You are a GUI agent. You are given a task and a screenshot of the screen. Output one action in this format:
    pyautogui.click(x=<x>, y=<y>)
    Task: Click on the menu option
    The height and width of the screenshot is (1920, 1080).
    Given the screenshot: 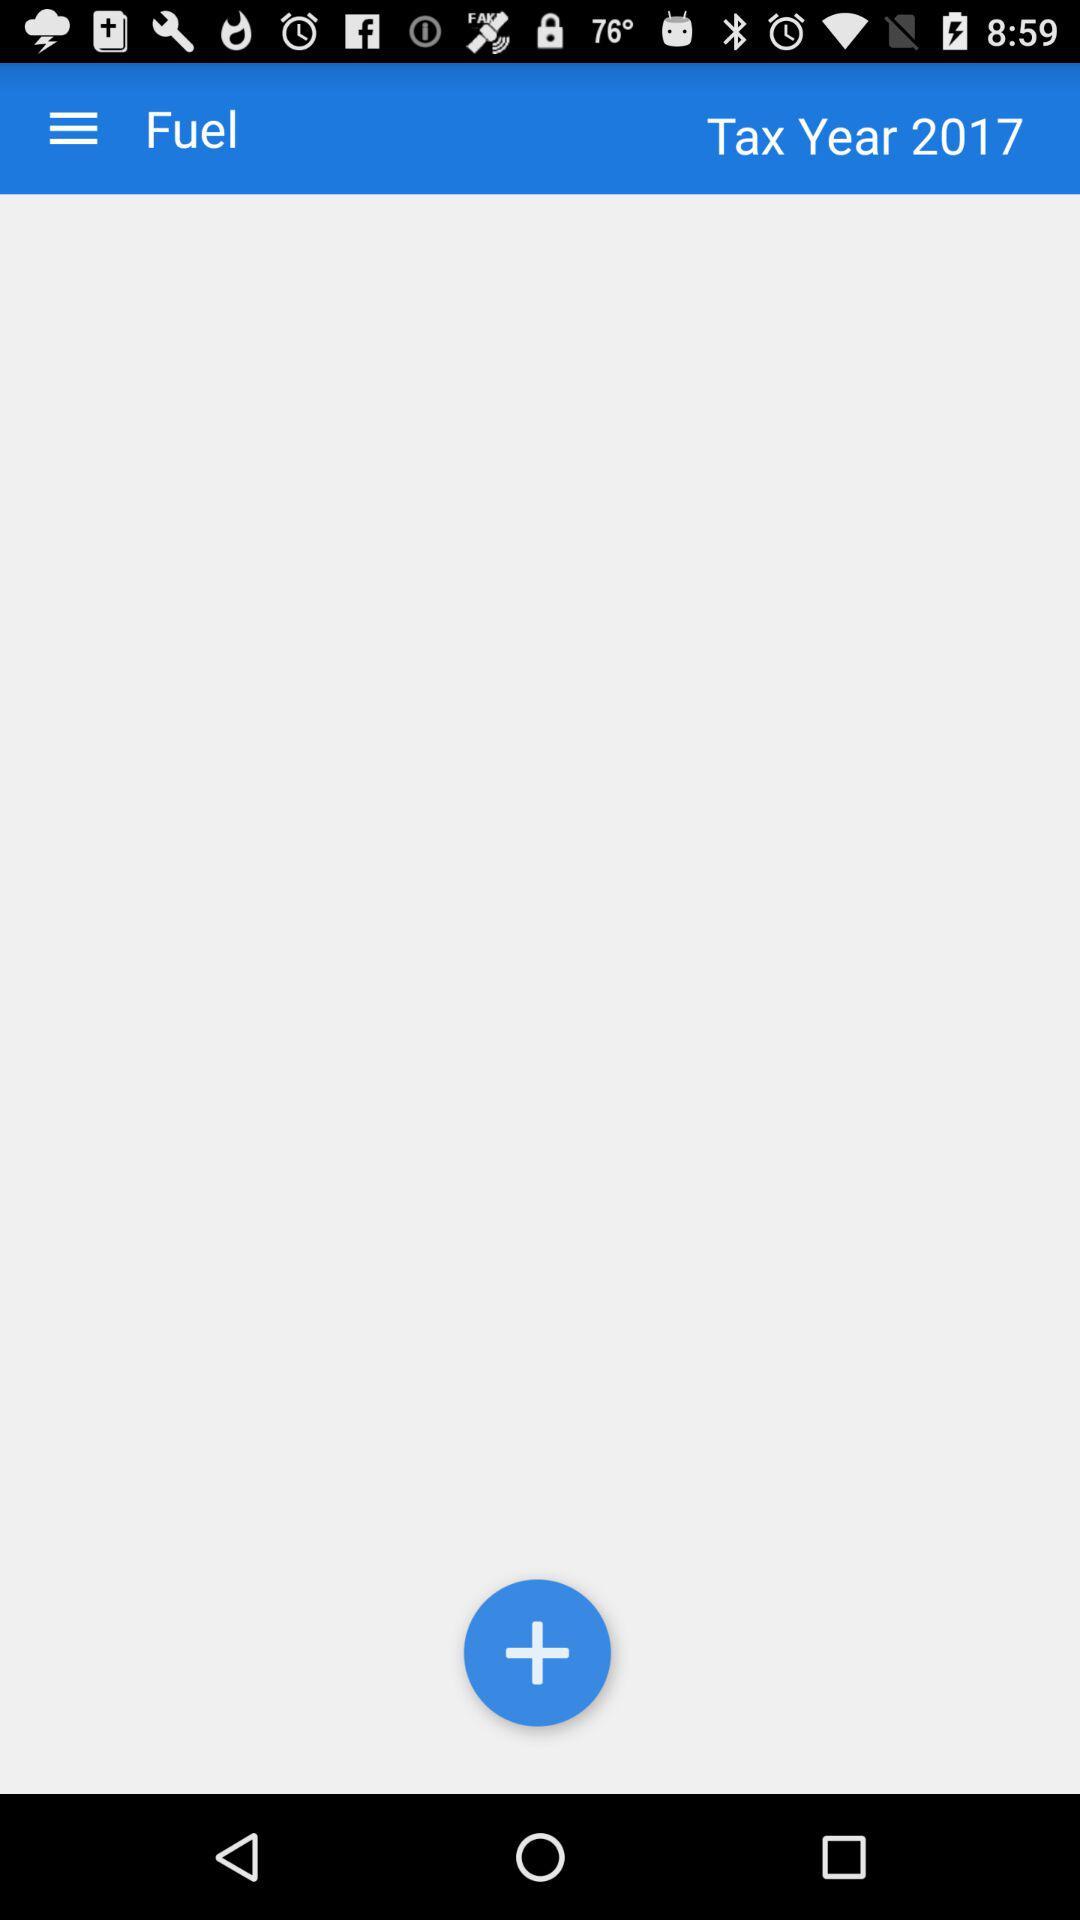 What is the action you would take?
    pyautogui.click(x=72, y=127)
    